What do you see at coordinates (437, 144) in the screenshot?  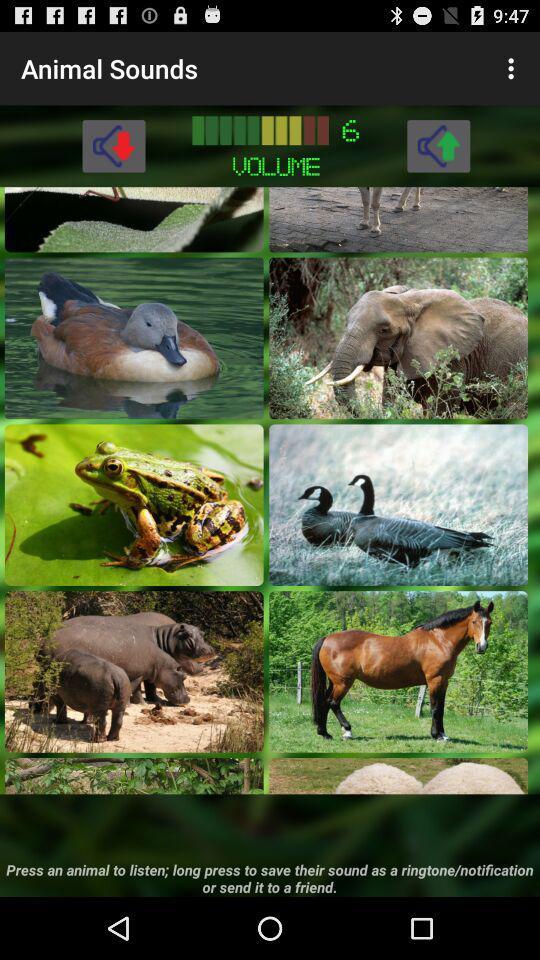 I see `raise volume` at bounding box center [437, 144].